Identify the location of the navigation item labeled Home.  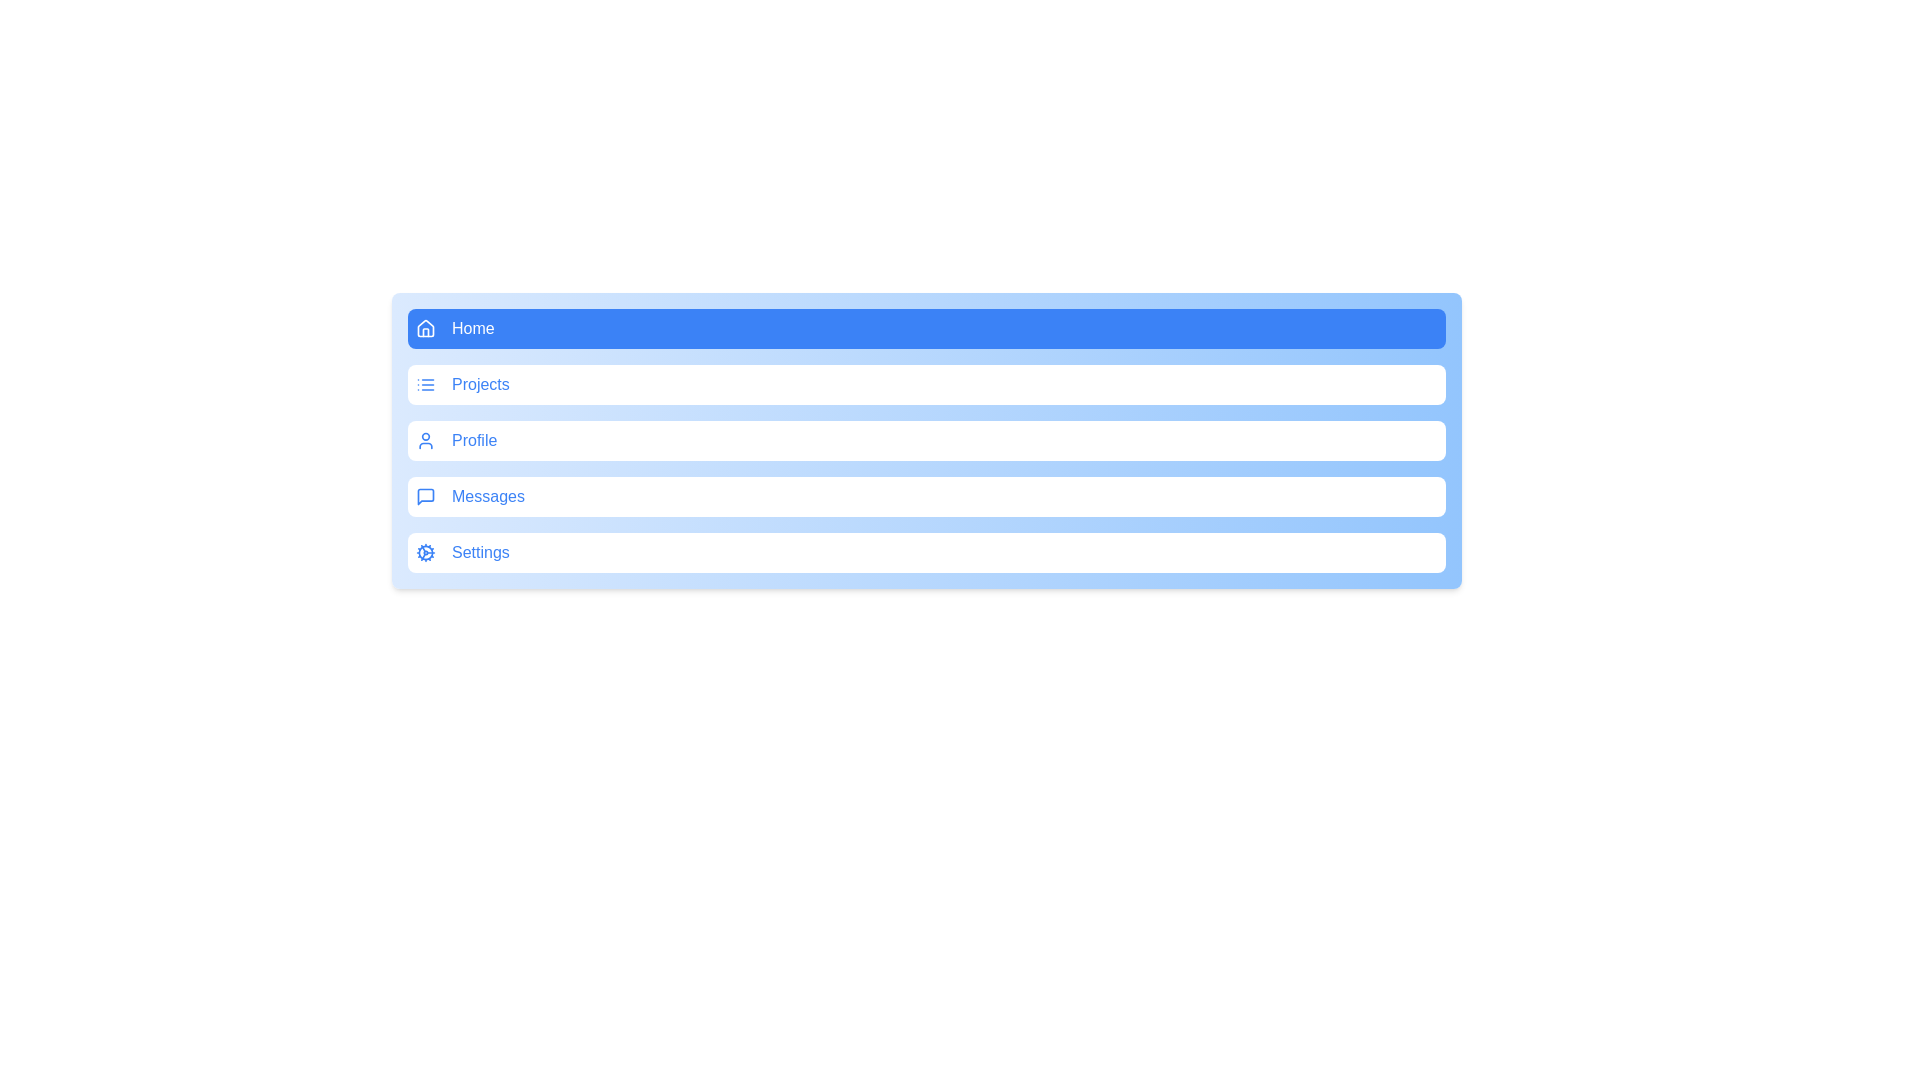
(925, 327).